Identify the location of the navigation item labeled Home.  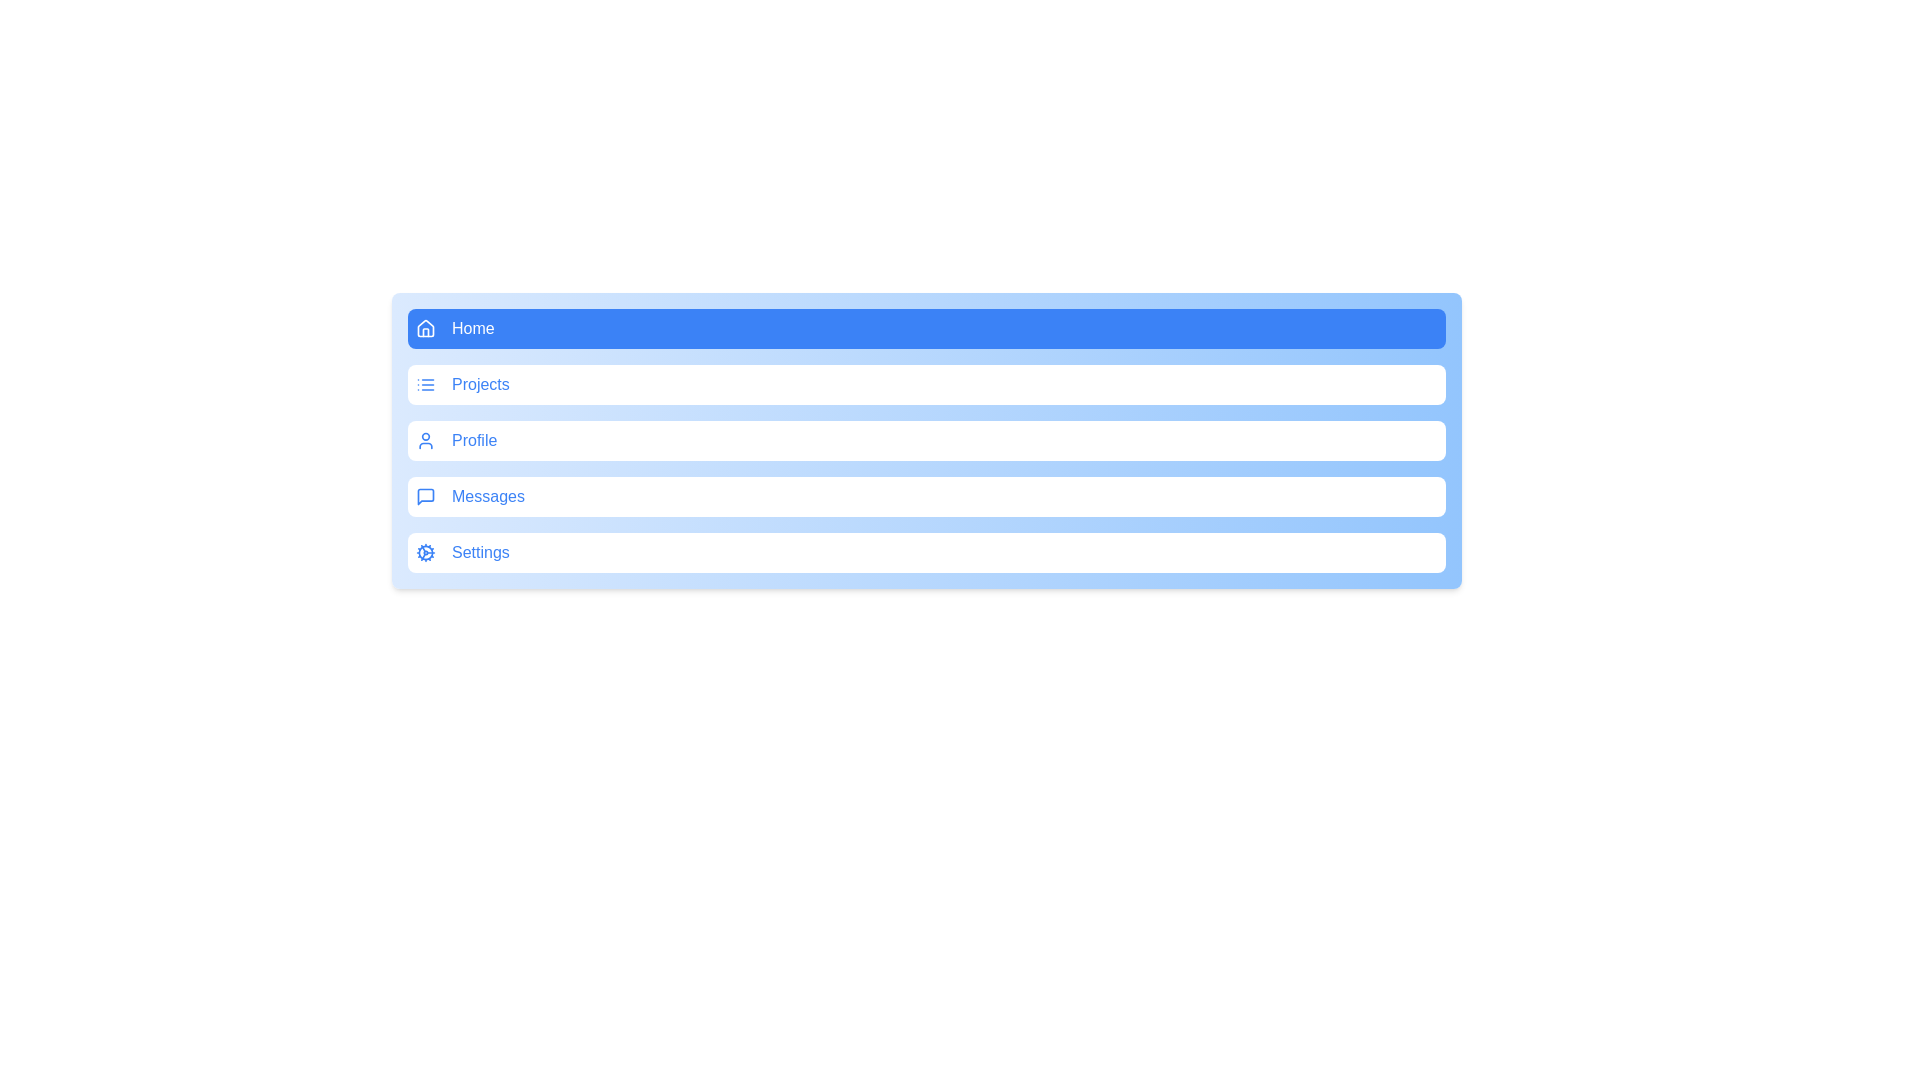
(925, 327).